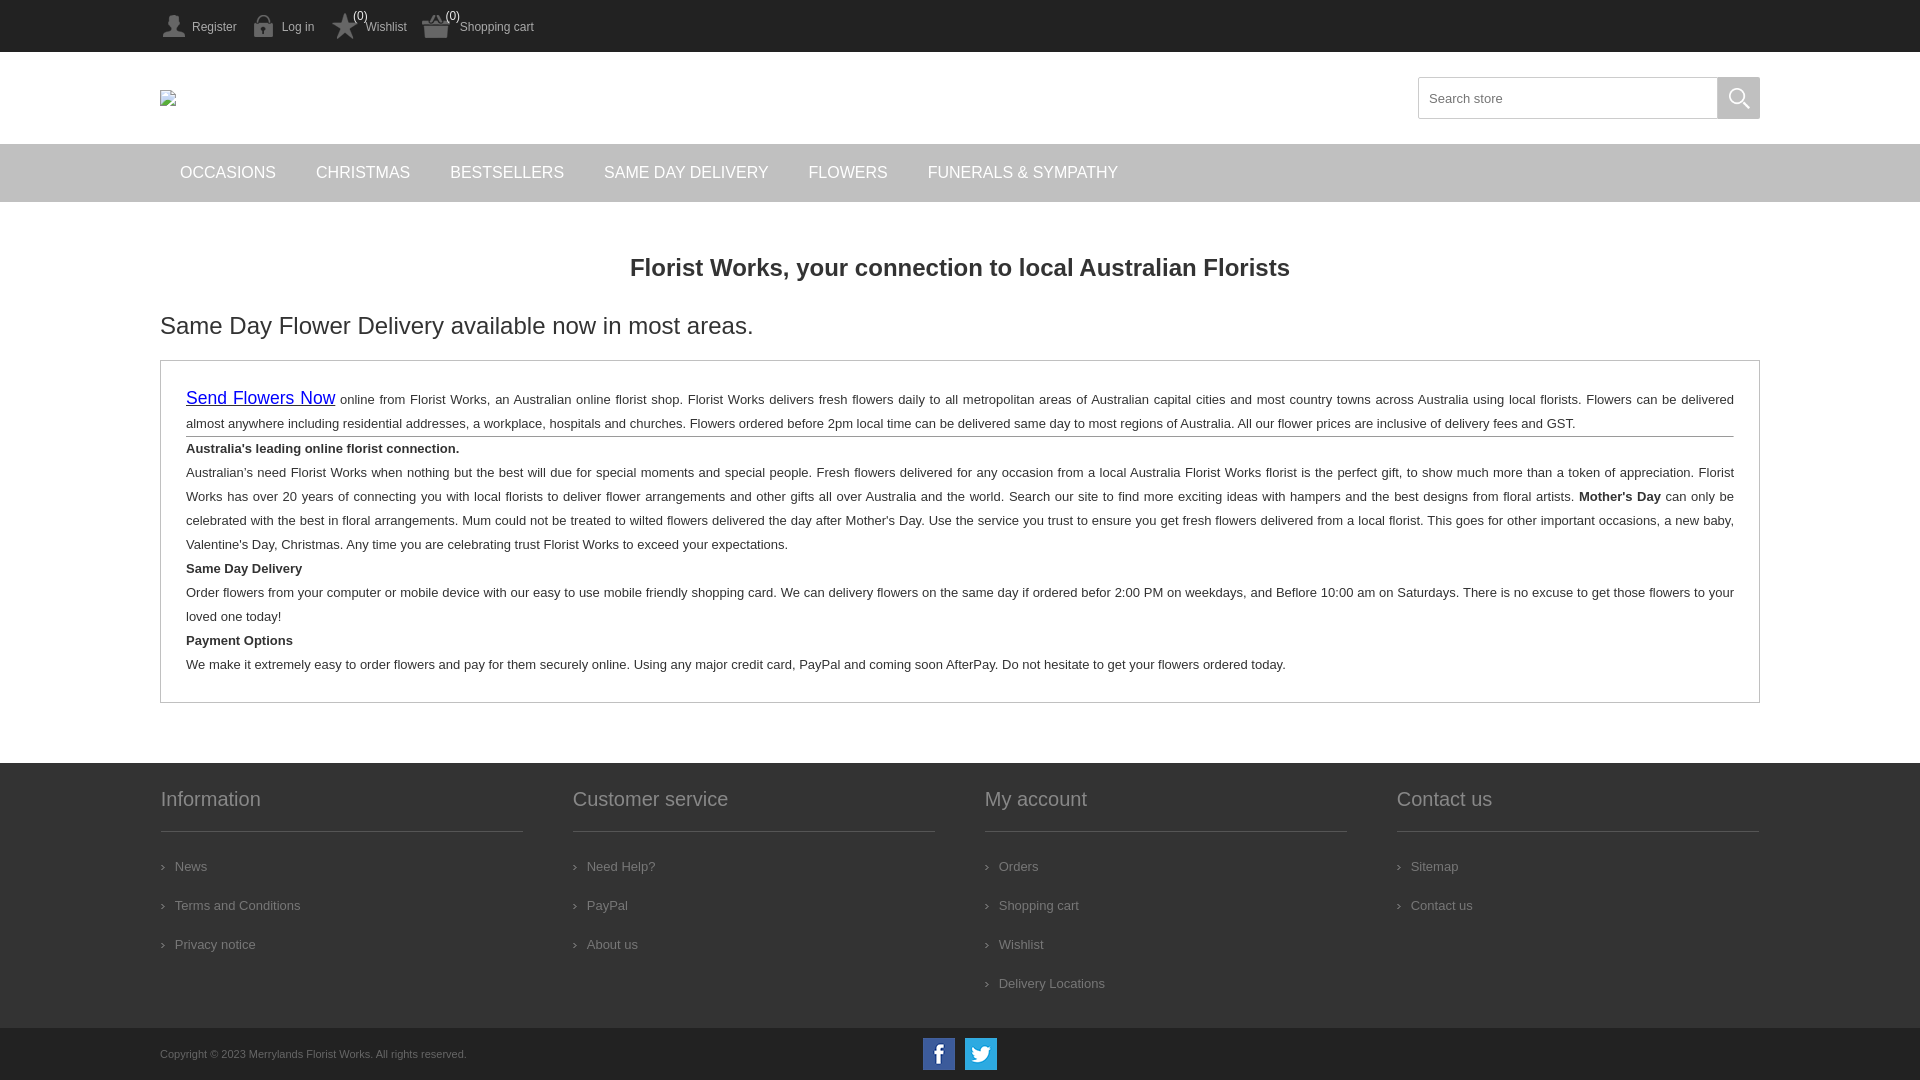 Image resolution: width=1920 pixels, height=1080 pixels. What do you see at coordinates (1737, 97) in the screenshot?
I see `'Search'` at bounding box center [1737, 97].